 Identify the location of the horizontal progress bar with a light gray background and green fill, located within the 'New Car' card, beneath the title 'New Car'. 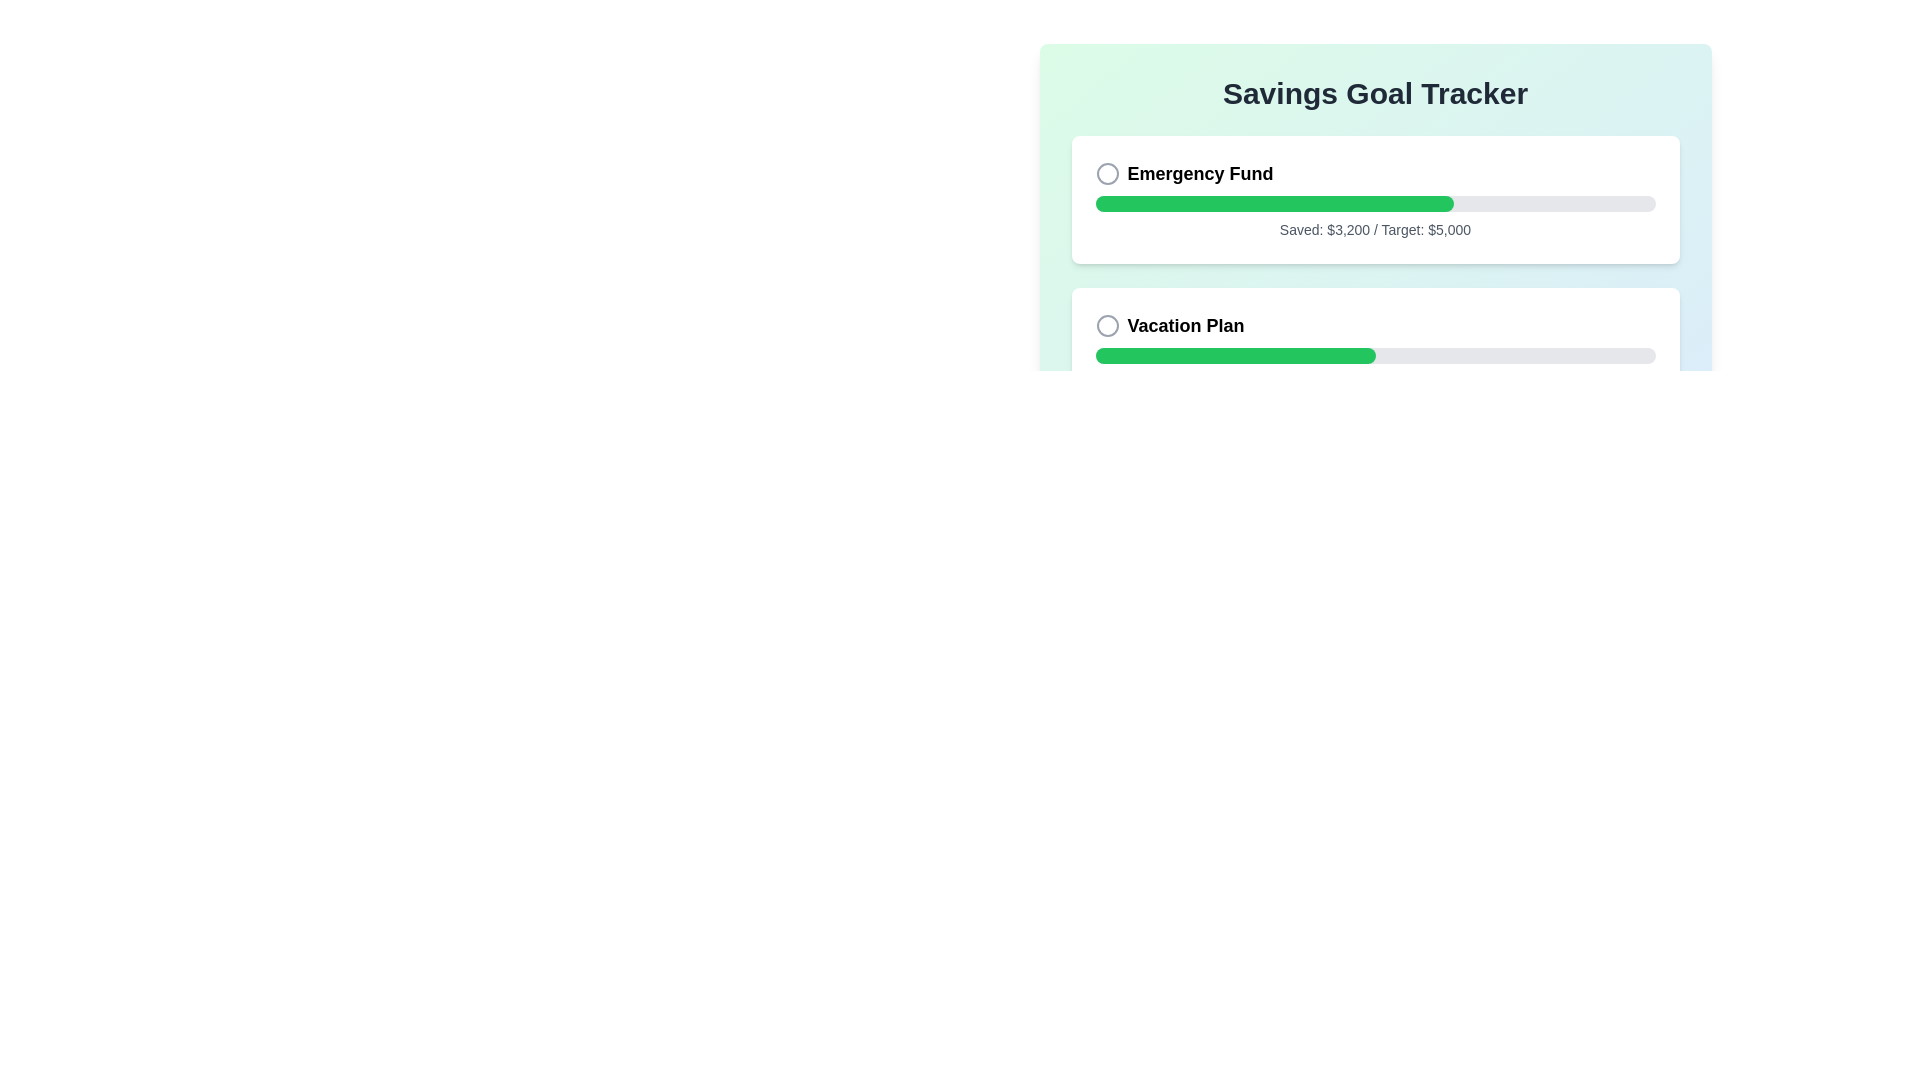
(1374, 507).